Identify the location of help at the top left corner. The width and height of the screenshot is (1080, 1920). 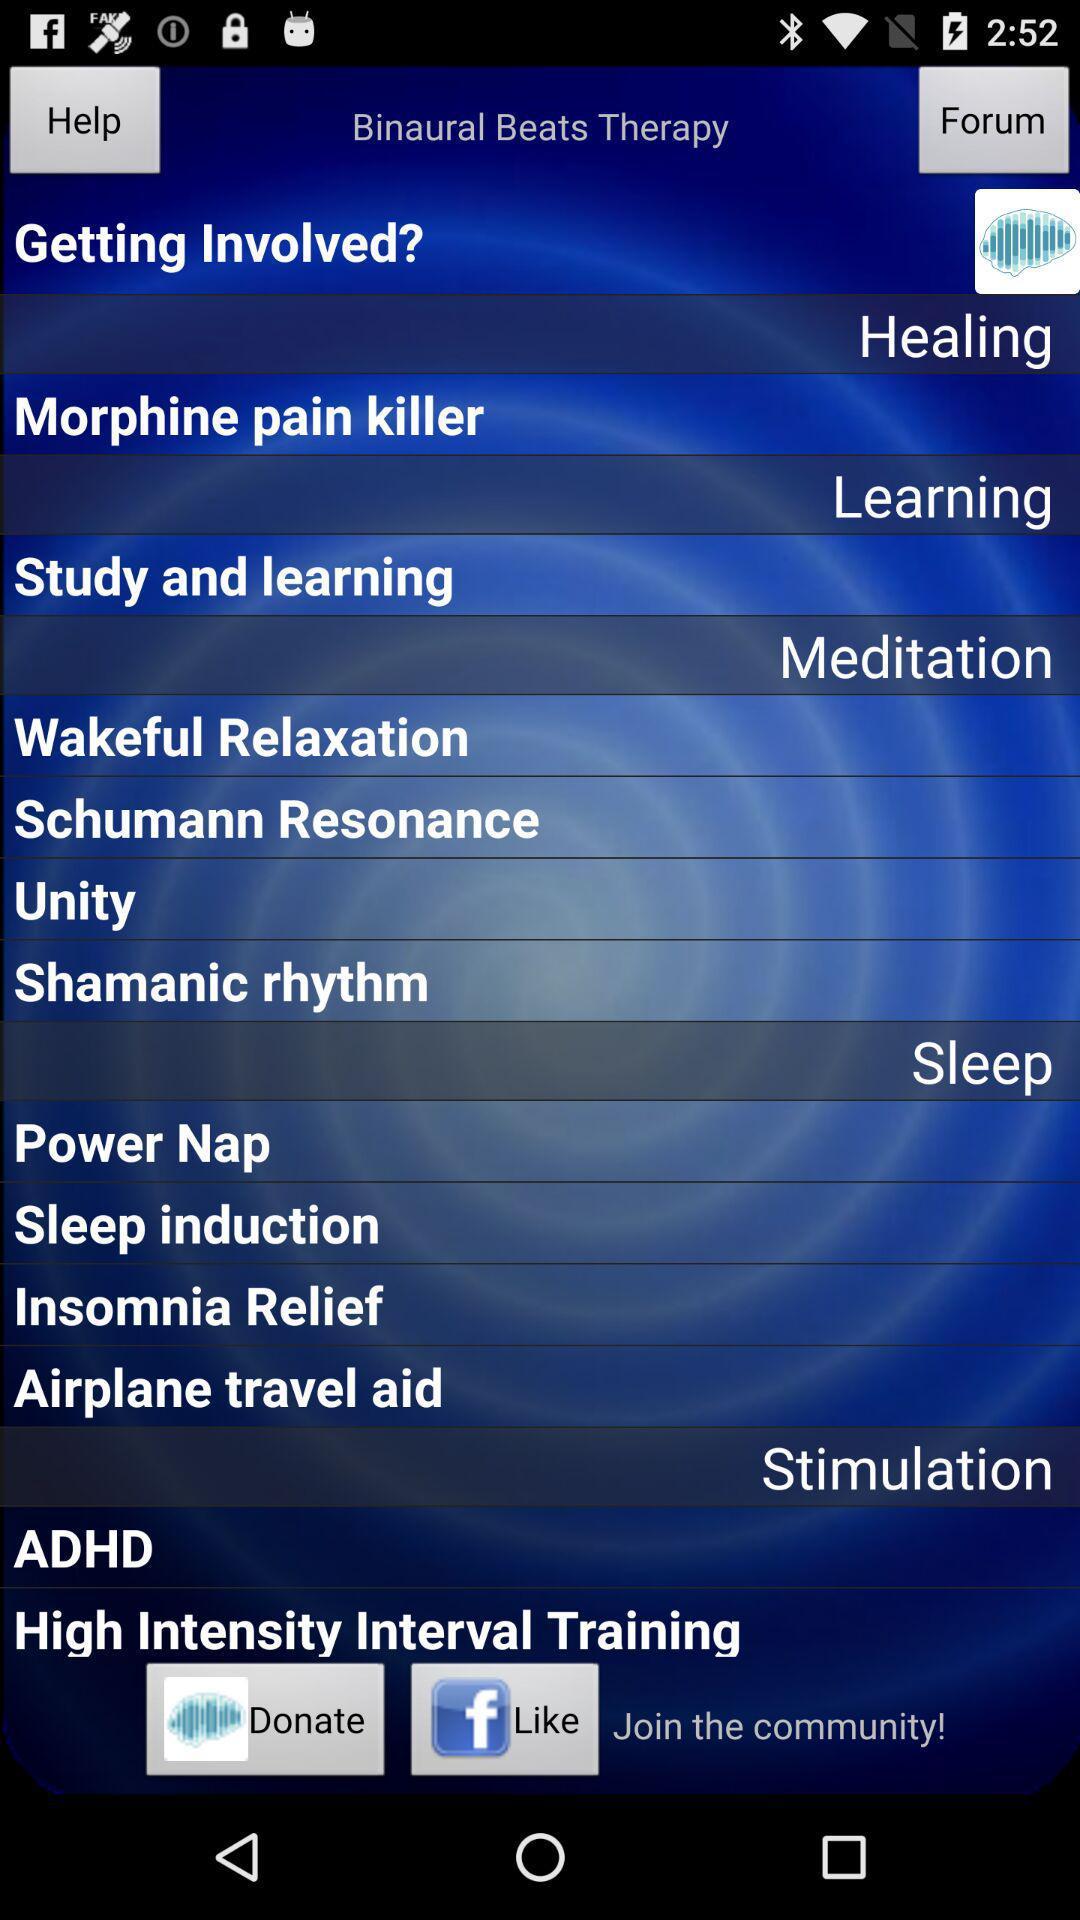
(84, 124).